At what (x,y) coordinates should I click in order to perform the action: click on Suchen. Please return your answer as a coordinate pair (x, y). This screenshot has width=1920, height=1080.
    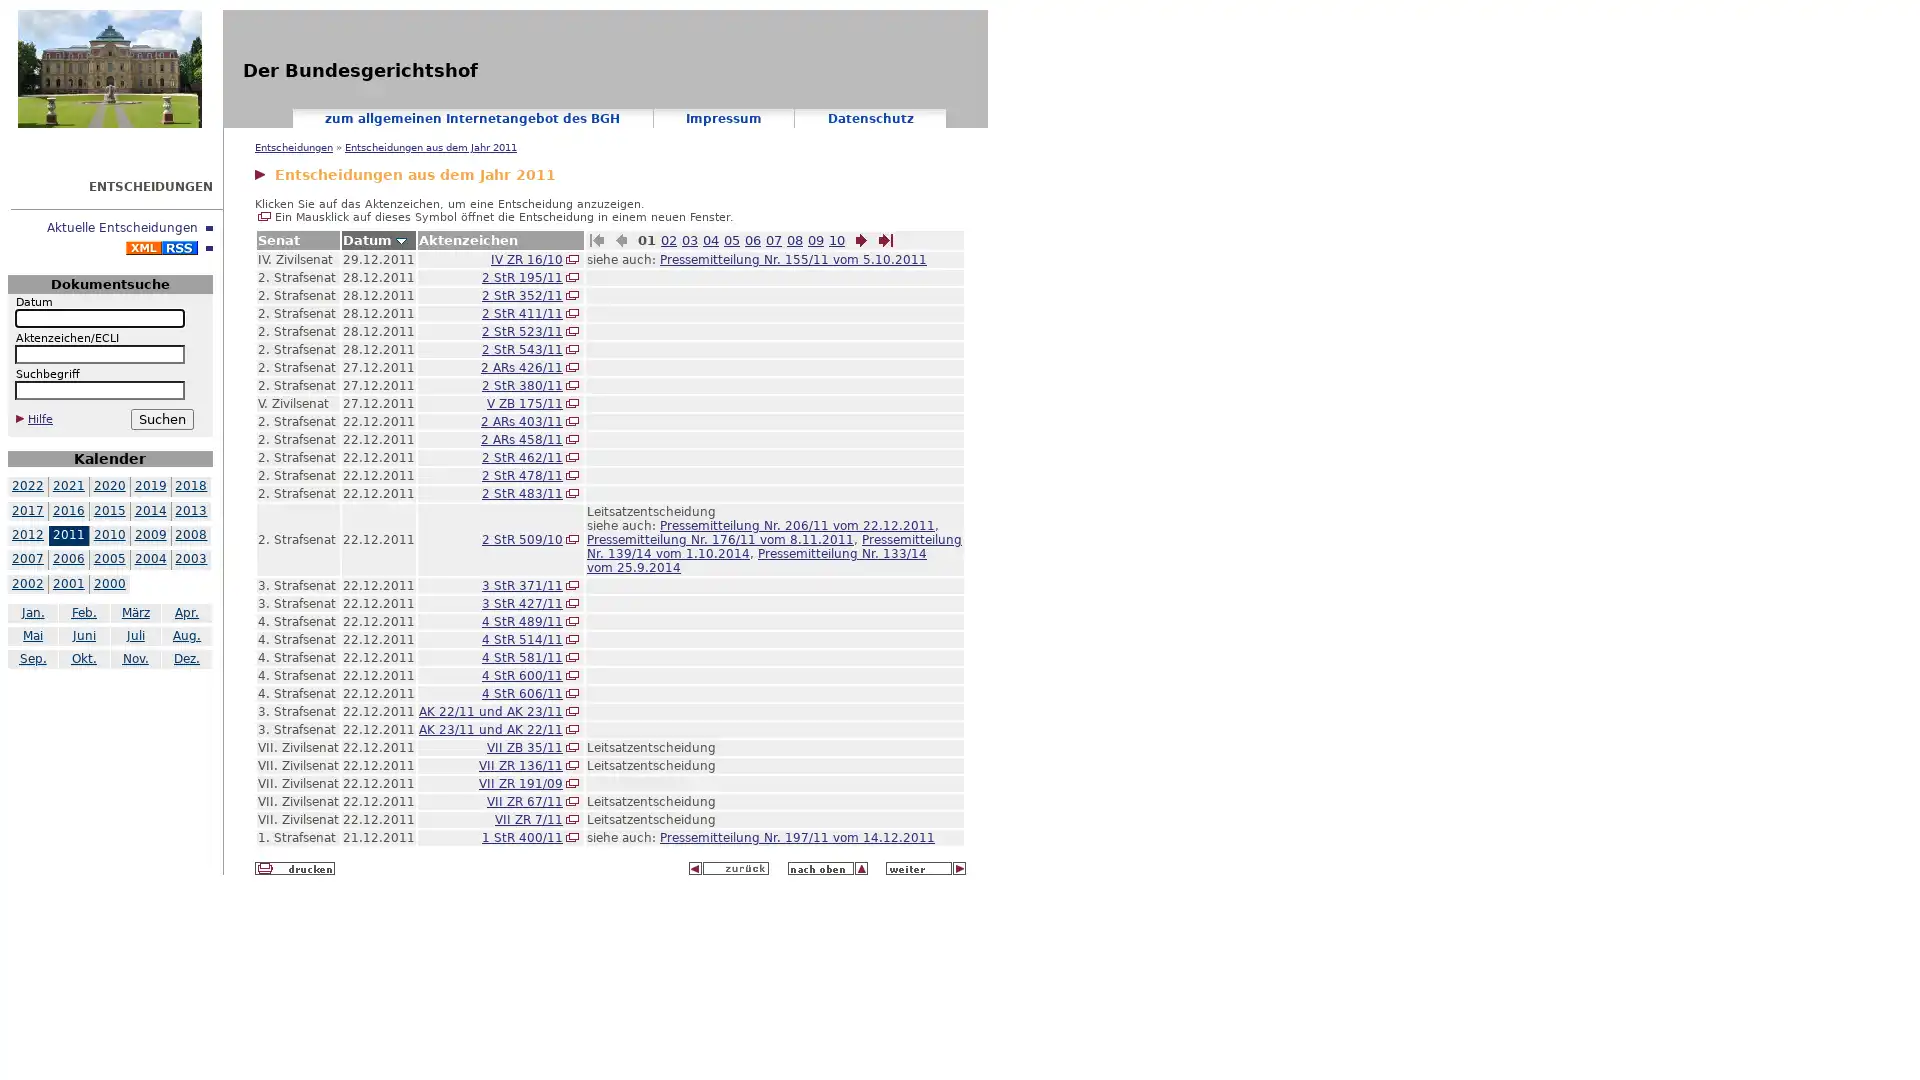
    Looking at the image, I should click on (161, 418).